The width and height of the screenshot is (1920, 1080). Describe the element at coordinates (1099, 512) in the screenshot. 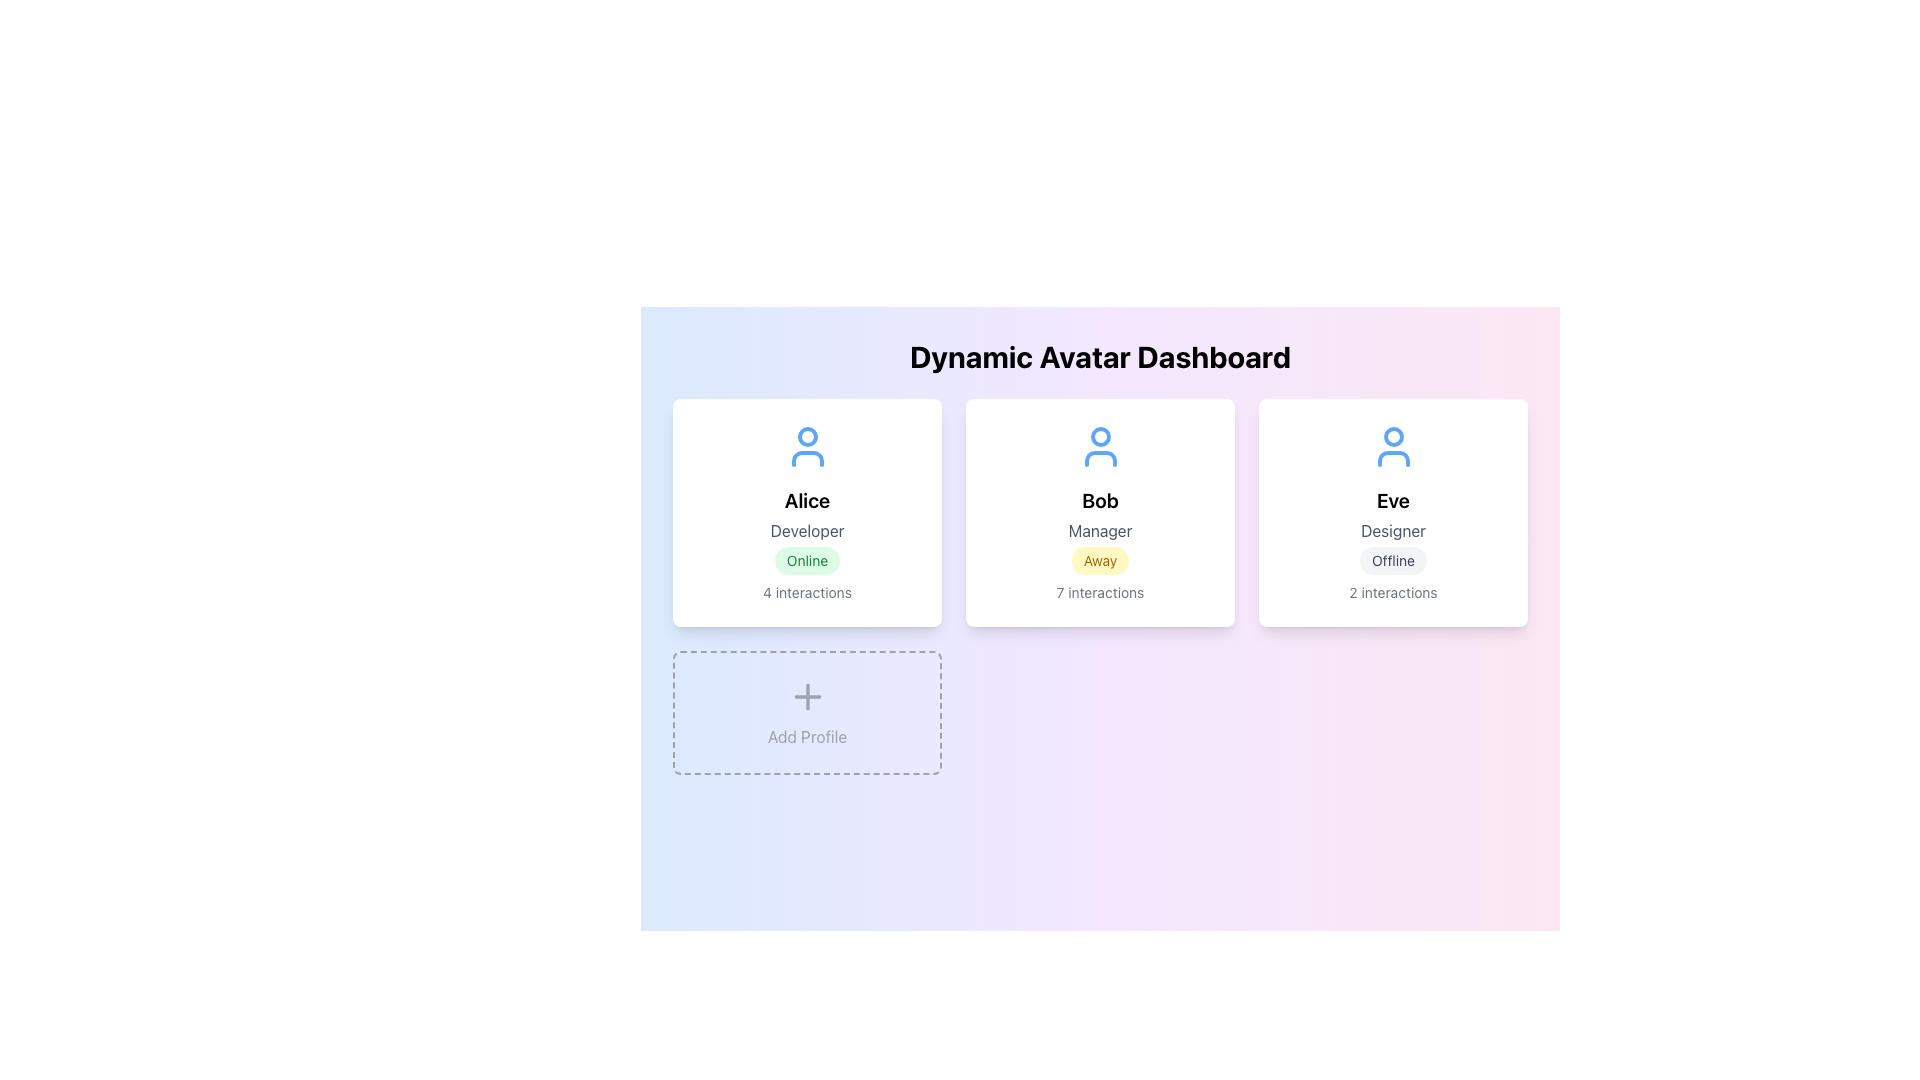

I see `the informational card displaying an overview of a specific individual, located centrally in the row, for more details` at that location.